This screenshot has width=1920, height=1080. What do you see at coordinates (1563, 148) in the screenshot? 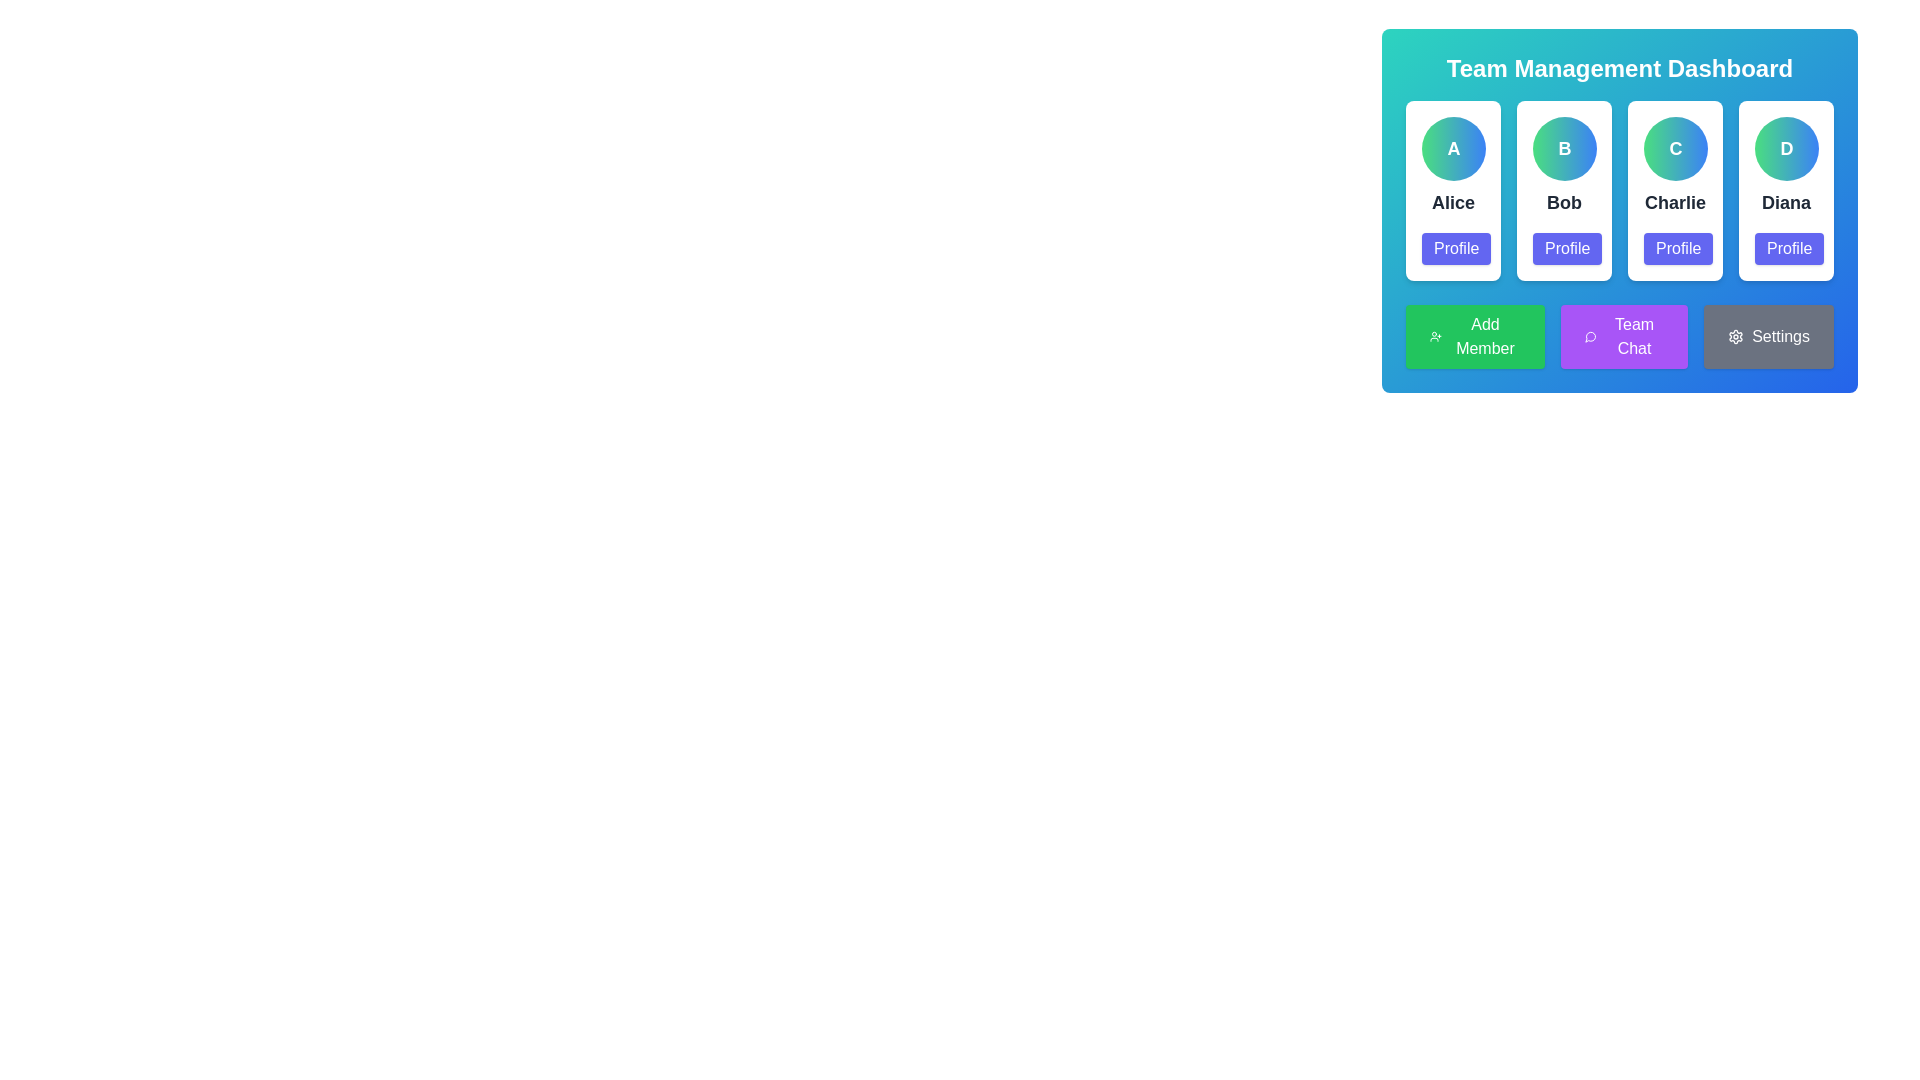
I see `the circular user avatar for user 'Bob'` at bounding box center [1563, 148].